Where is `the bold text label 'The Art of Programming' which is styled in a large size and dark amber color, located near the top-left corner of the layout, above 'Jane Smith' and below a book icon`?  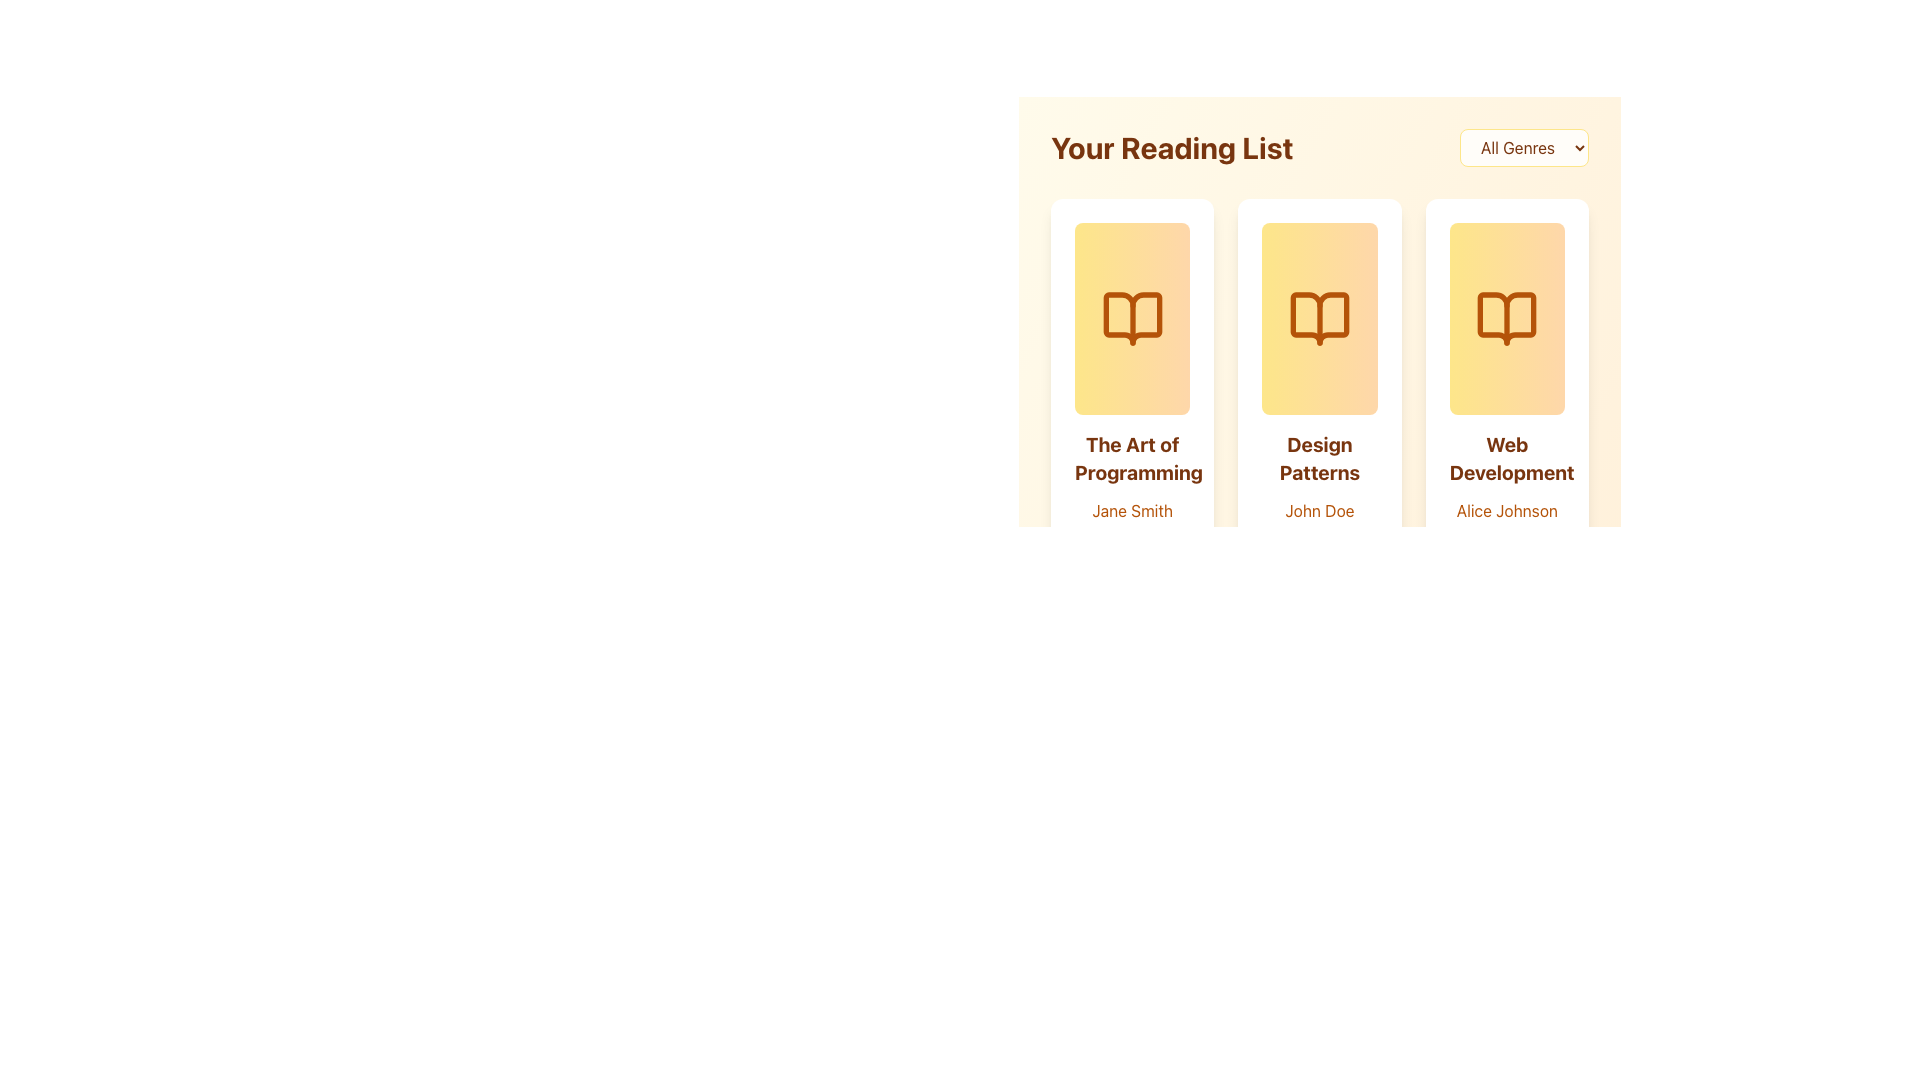 the bold text label 'The Art of Programming' which is styled in a large size and dark amber color, located near the top-left corner of the layout, above 'Jane Smith' and below a book icon is located at coordinates (1132, 459).